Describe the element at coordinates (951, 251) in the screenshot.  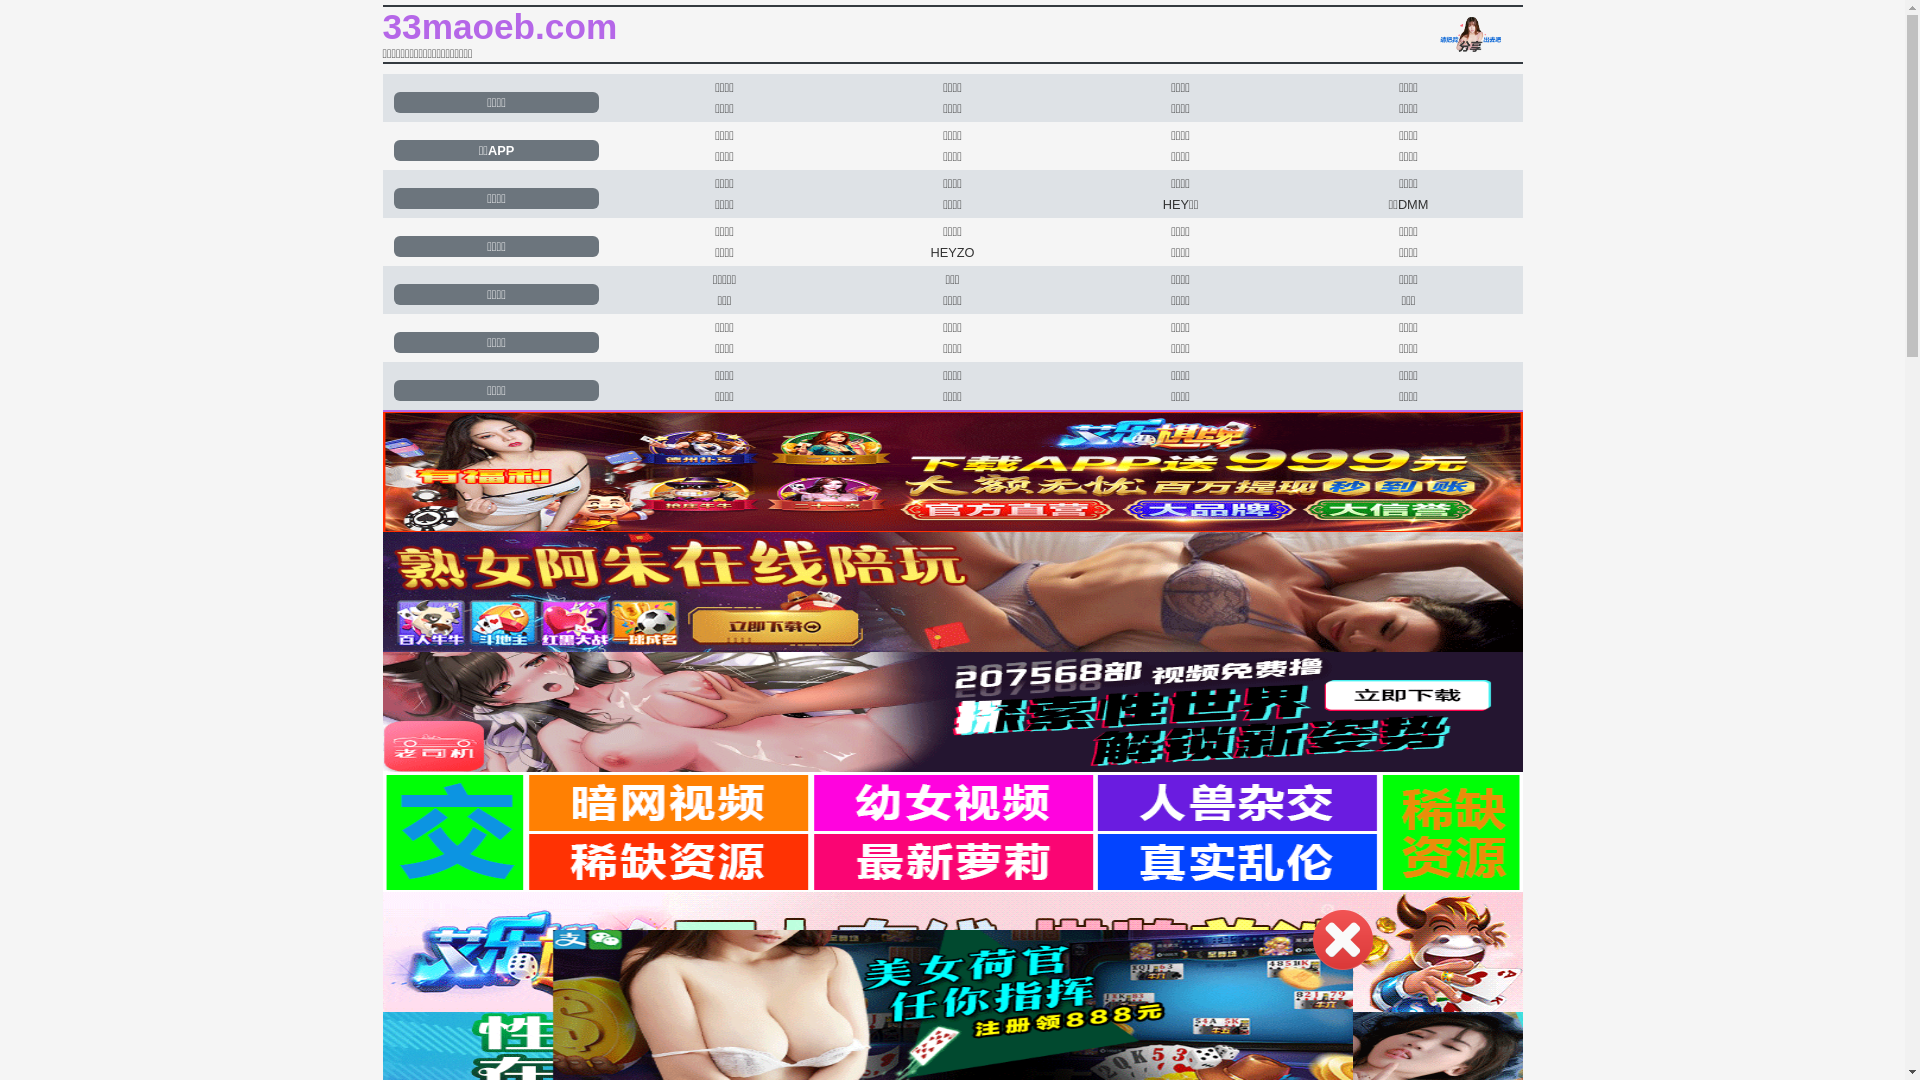
I see `'HEYZO'` at that location.